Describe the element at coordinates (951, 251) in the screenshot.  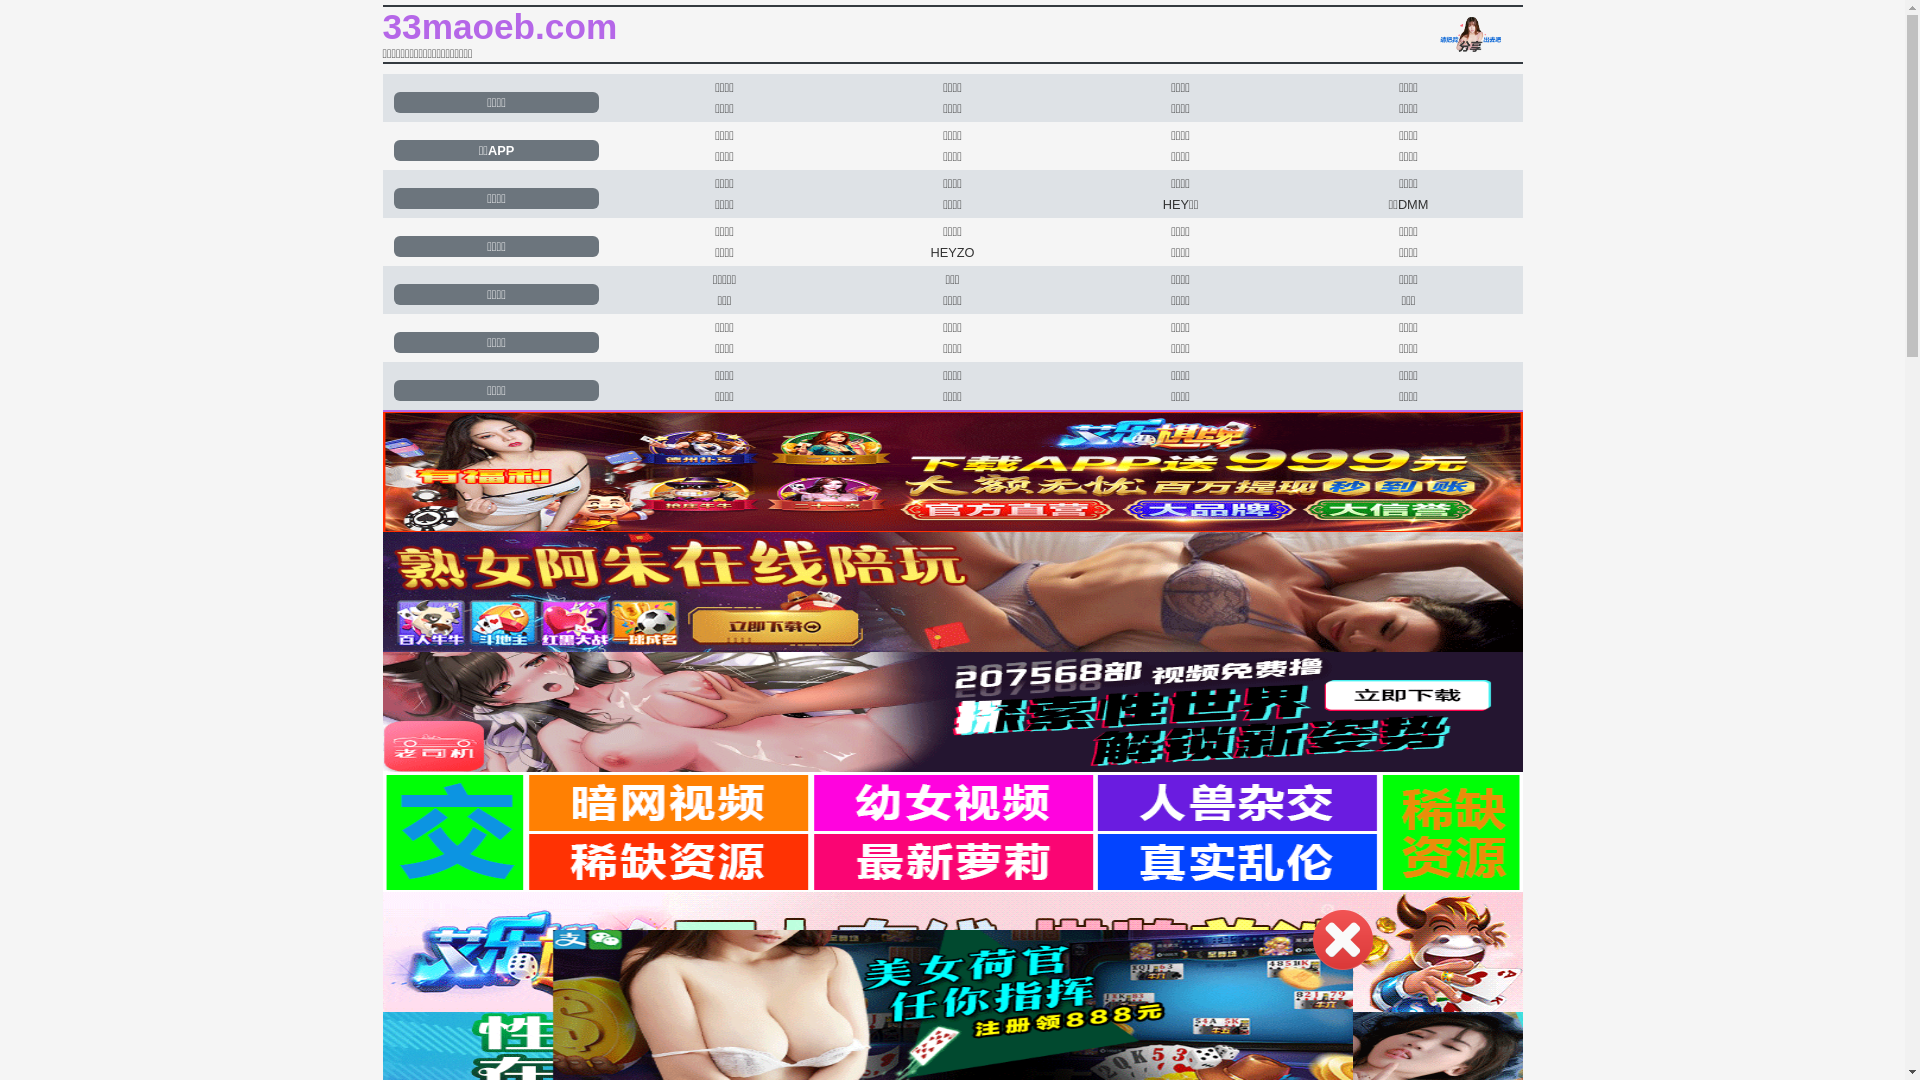
I see `'HEYZO'` at that location.